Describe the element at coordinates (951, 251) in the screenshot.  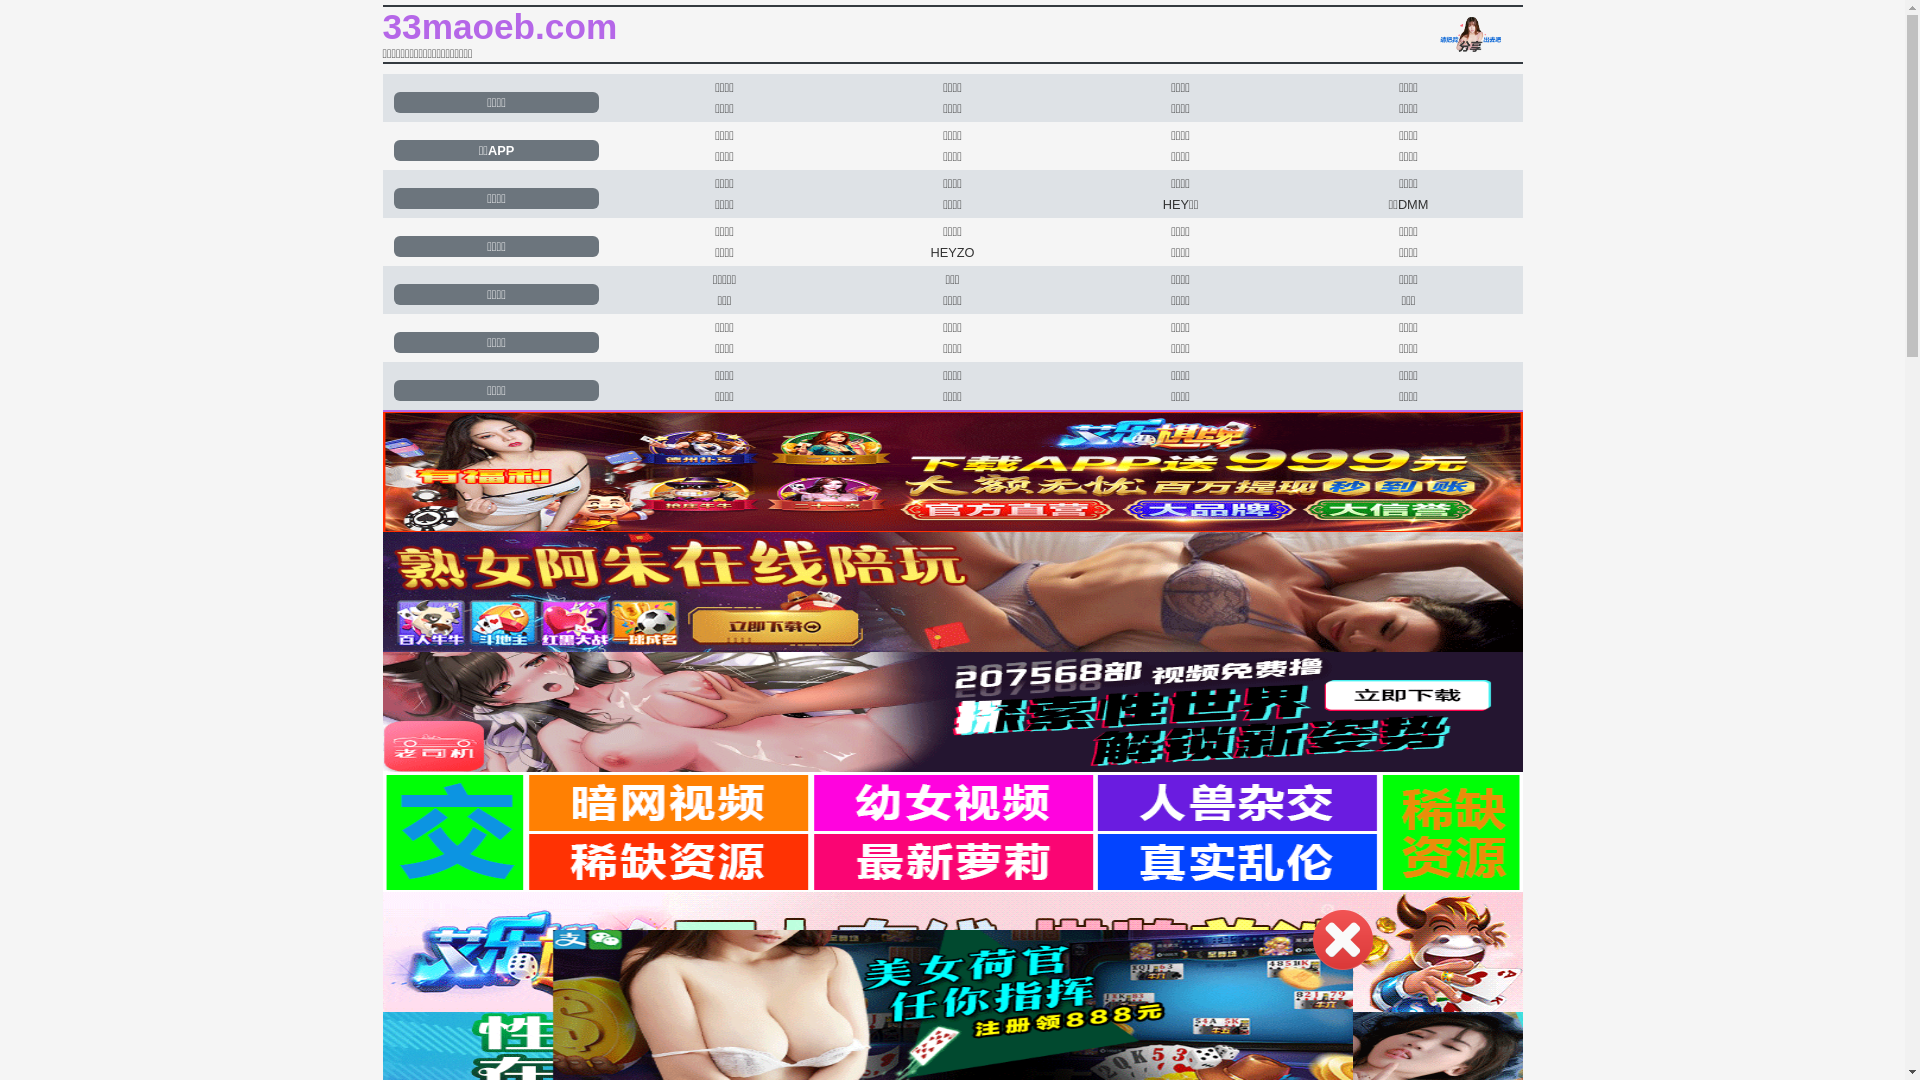
I see `'HEYZO'` at that location.